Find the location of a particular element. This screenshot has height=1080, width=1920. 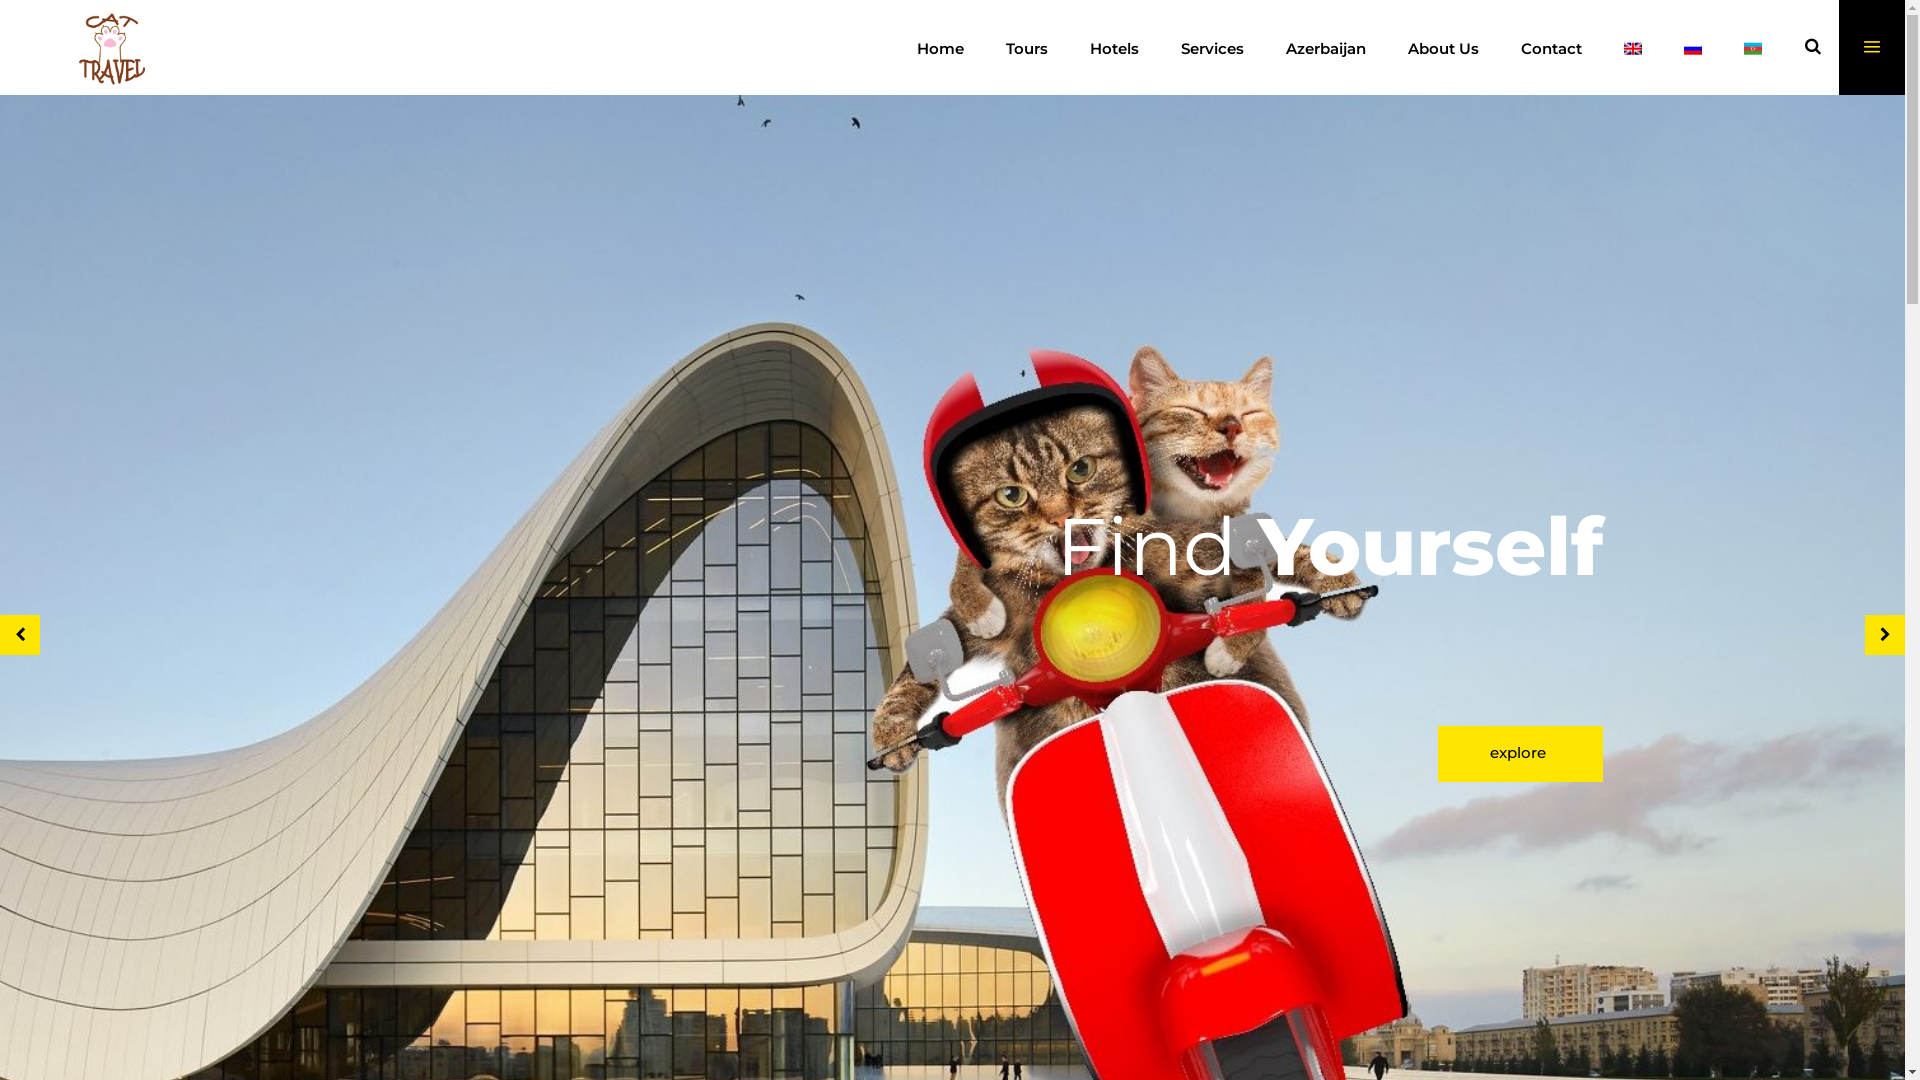

'Tours' is located at coordinates (1027, 46).